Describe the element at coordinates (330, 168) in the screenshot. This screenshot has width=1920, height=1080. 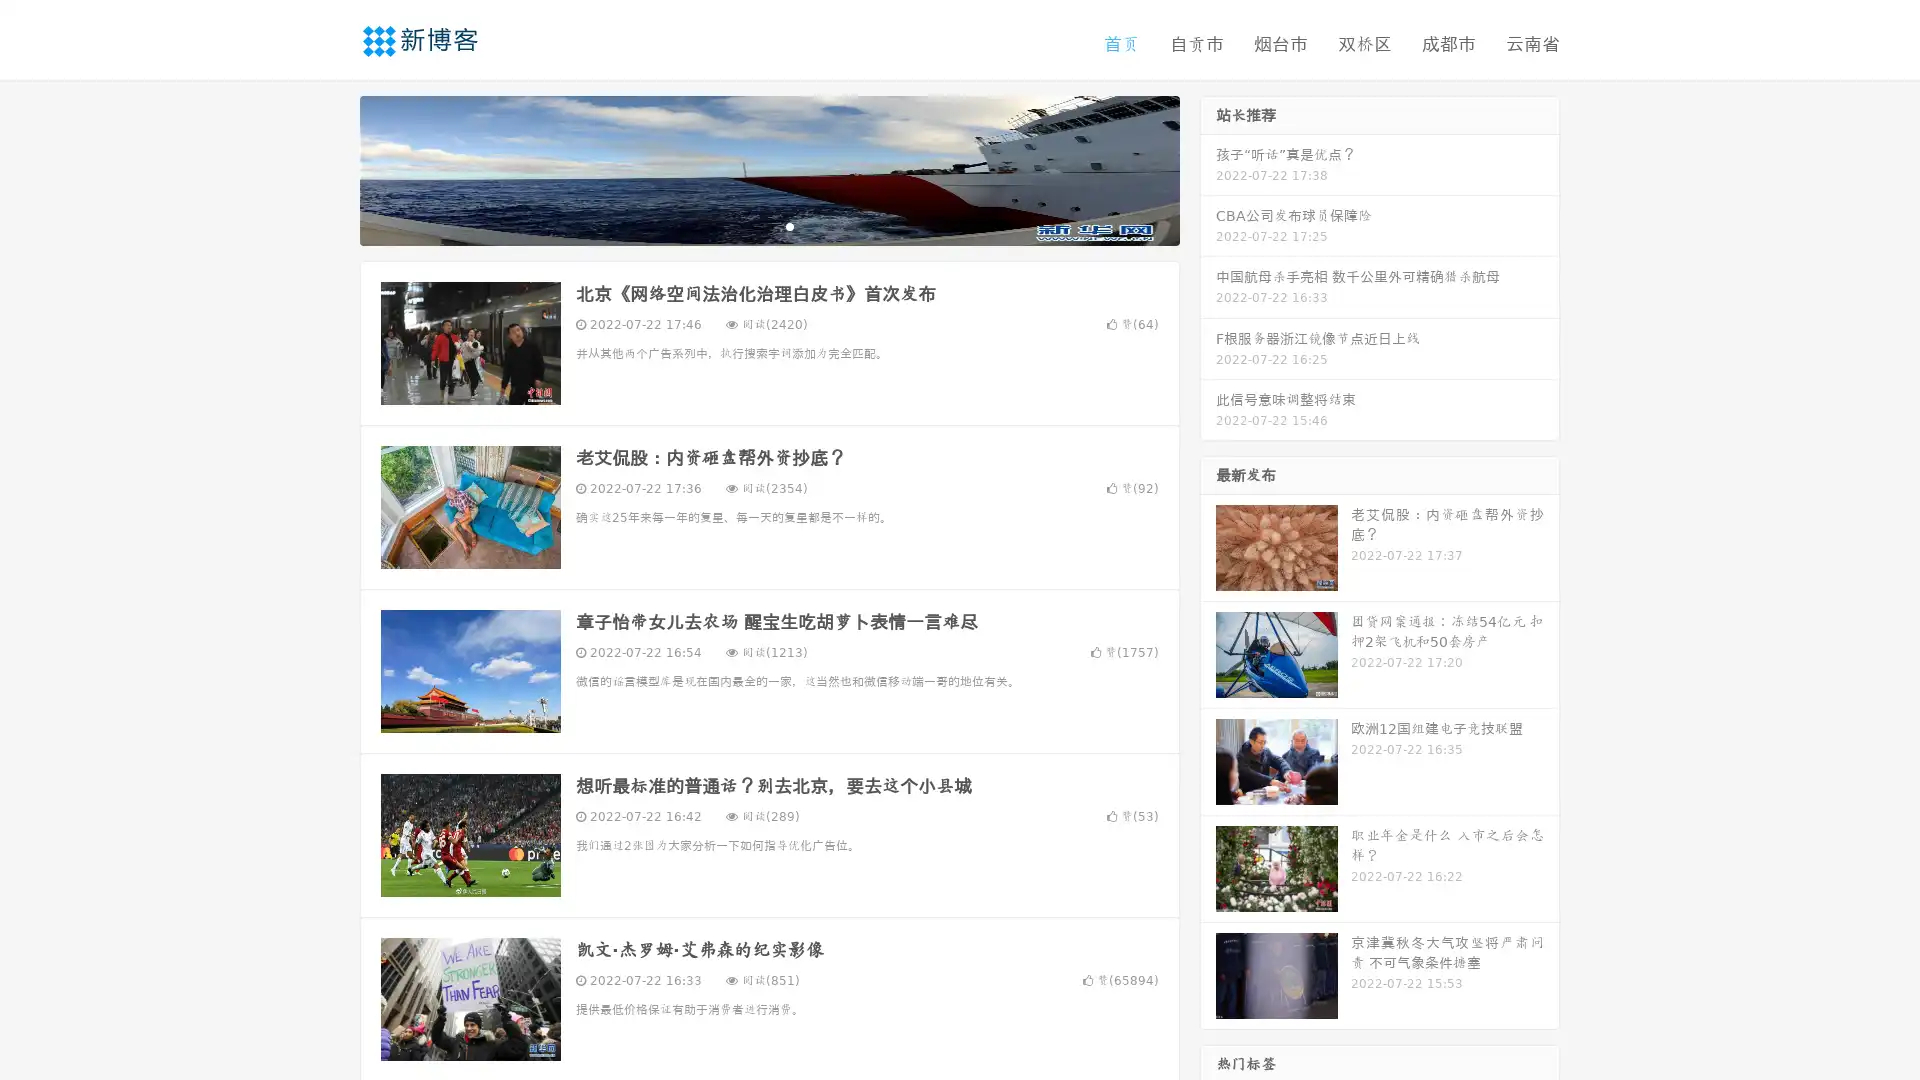
I see `Previous slide` at that location.